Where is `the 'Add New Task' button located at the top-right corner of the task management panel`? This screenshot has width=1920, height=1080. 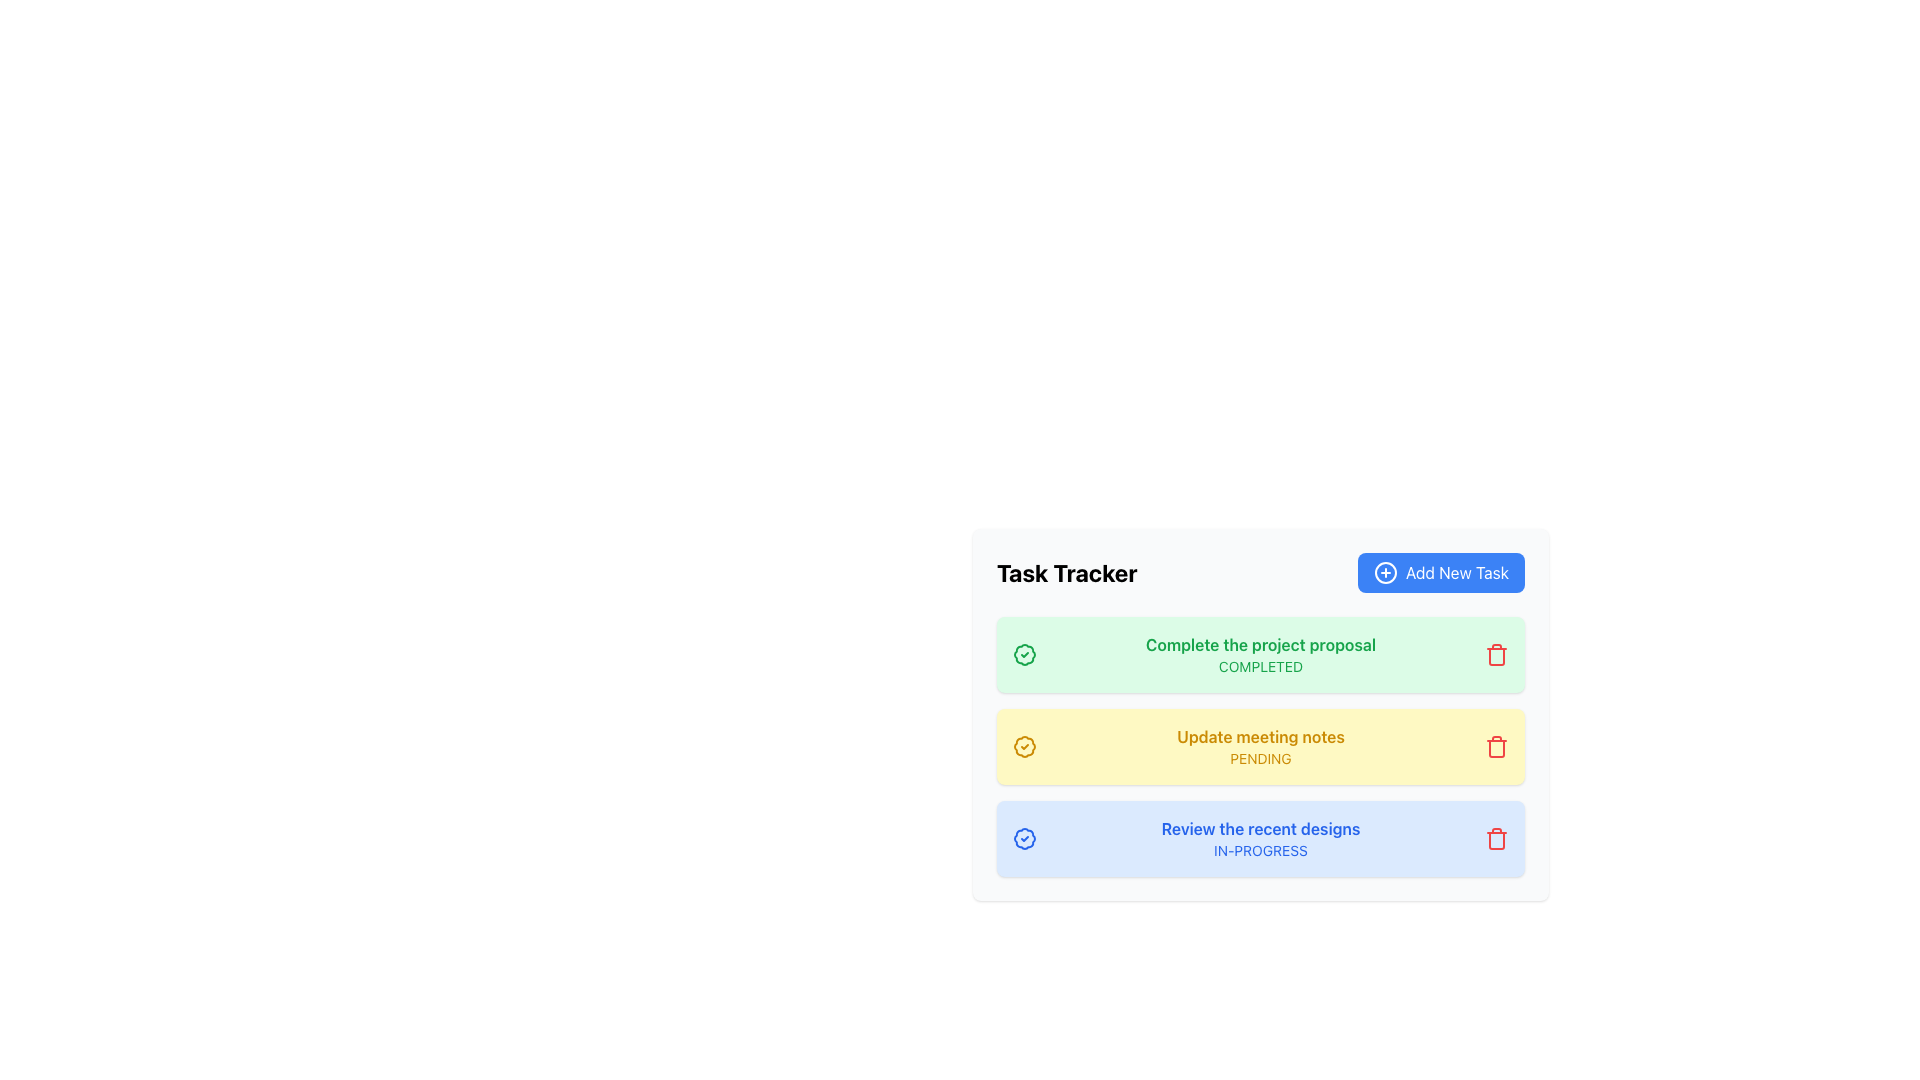
the 'Add New Task' button located at the top-right corner of the task management panel is located at coordinates (1457, 573).